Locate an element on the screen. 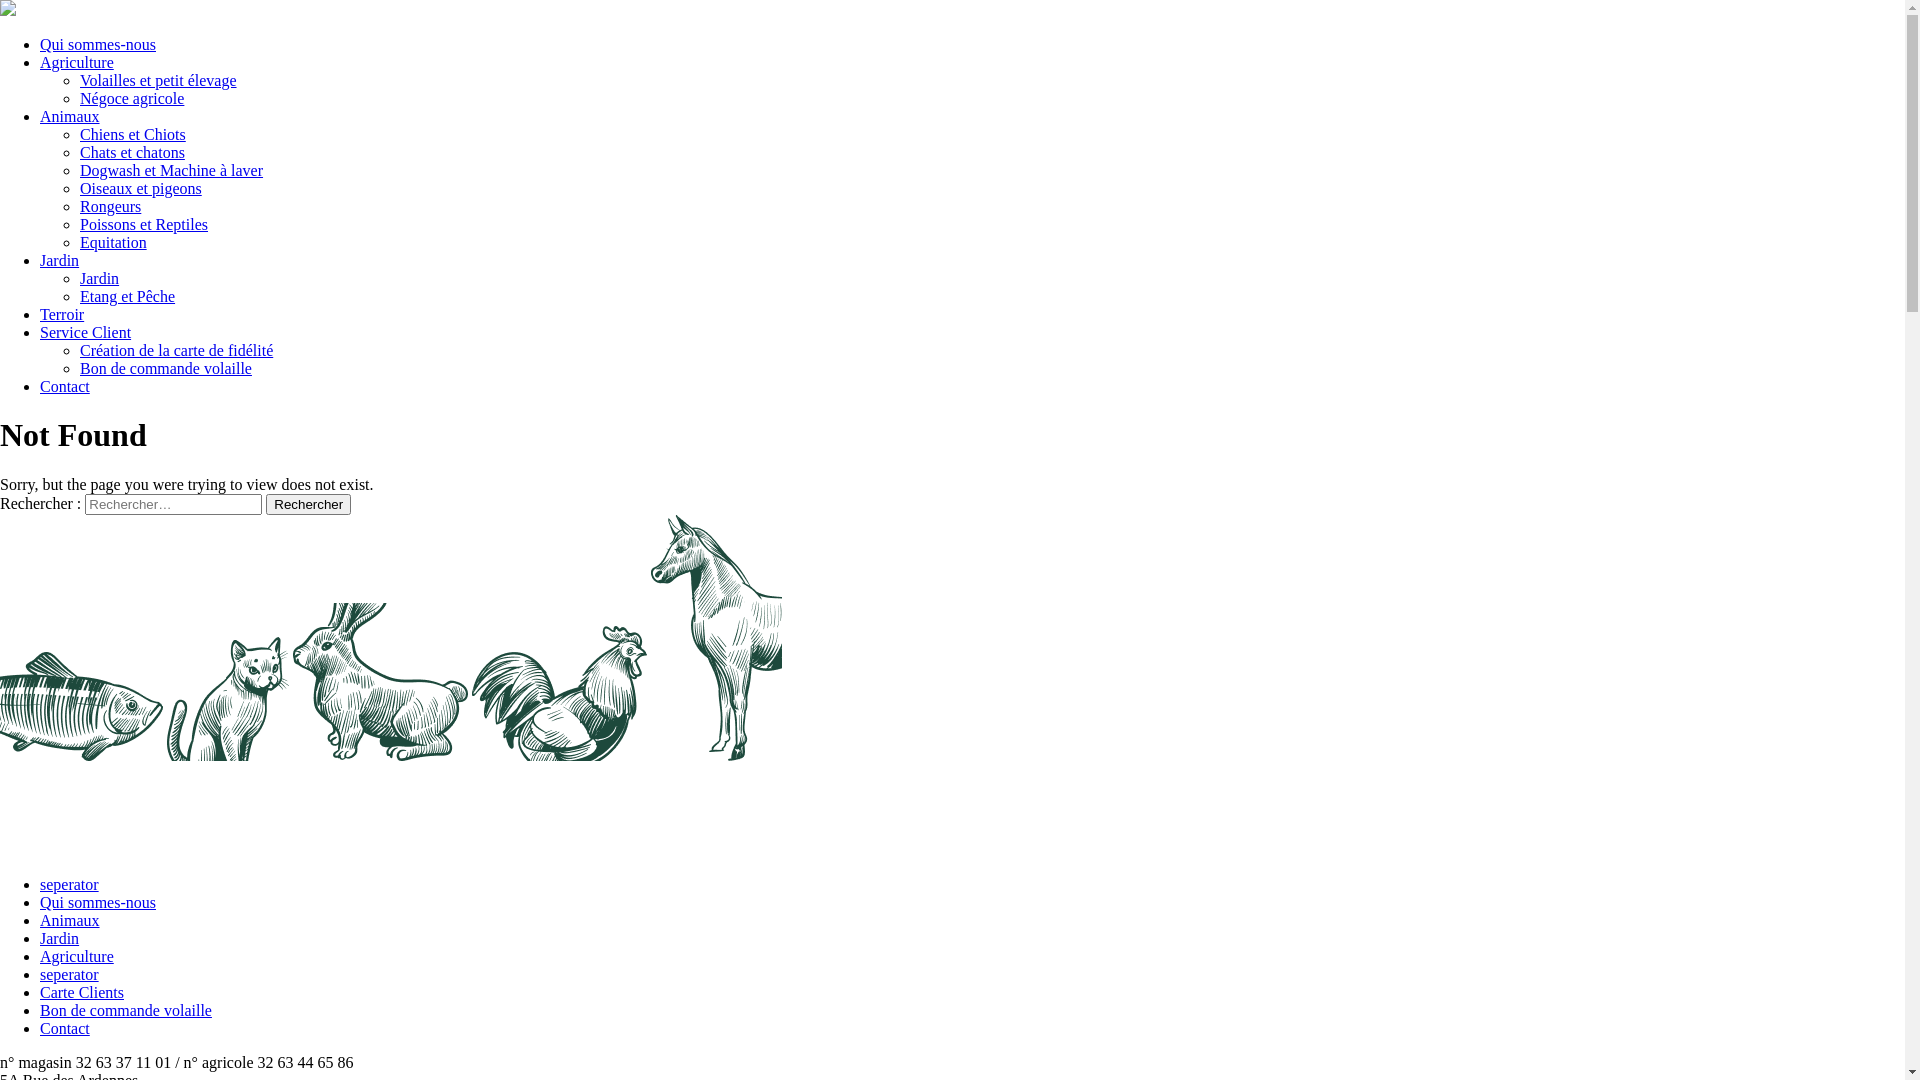  'Rongeurs' is located at coordinates (109, 206).